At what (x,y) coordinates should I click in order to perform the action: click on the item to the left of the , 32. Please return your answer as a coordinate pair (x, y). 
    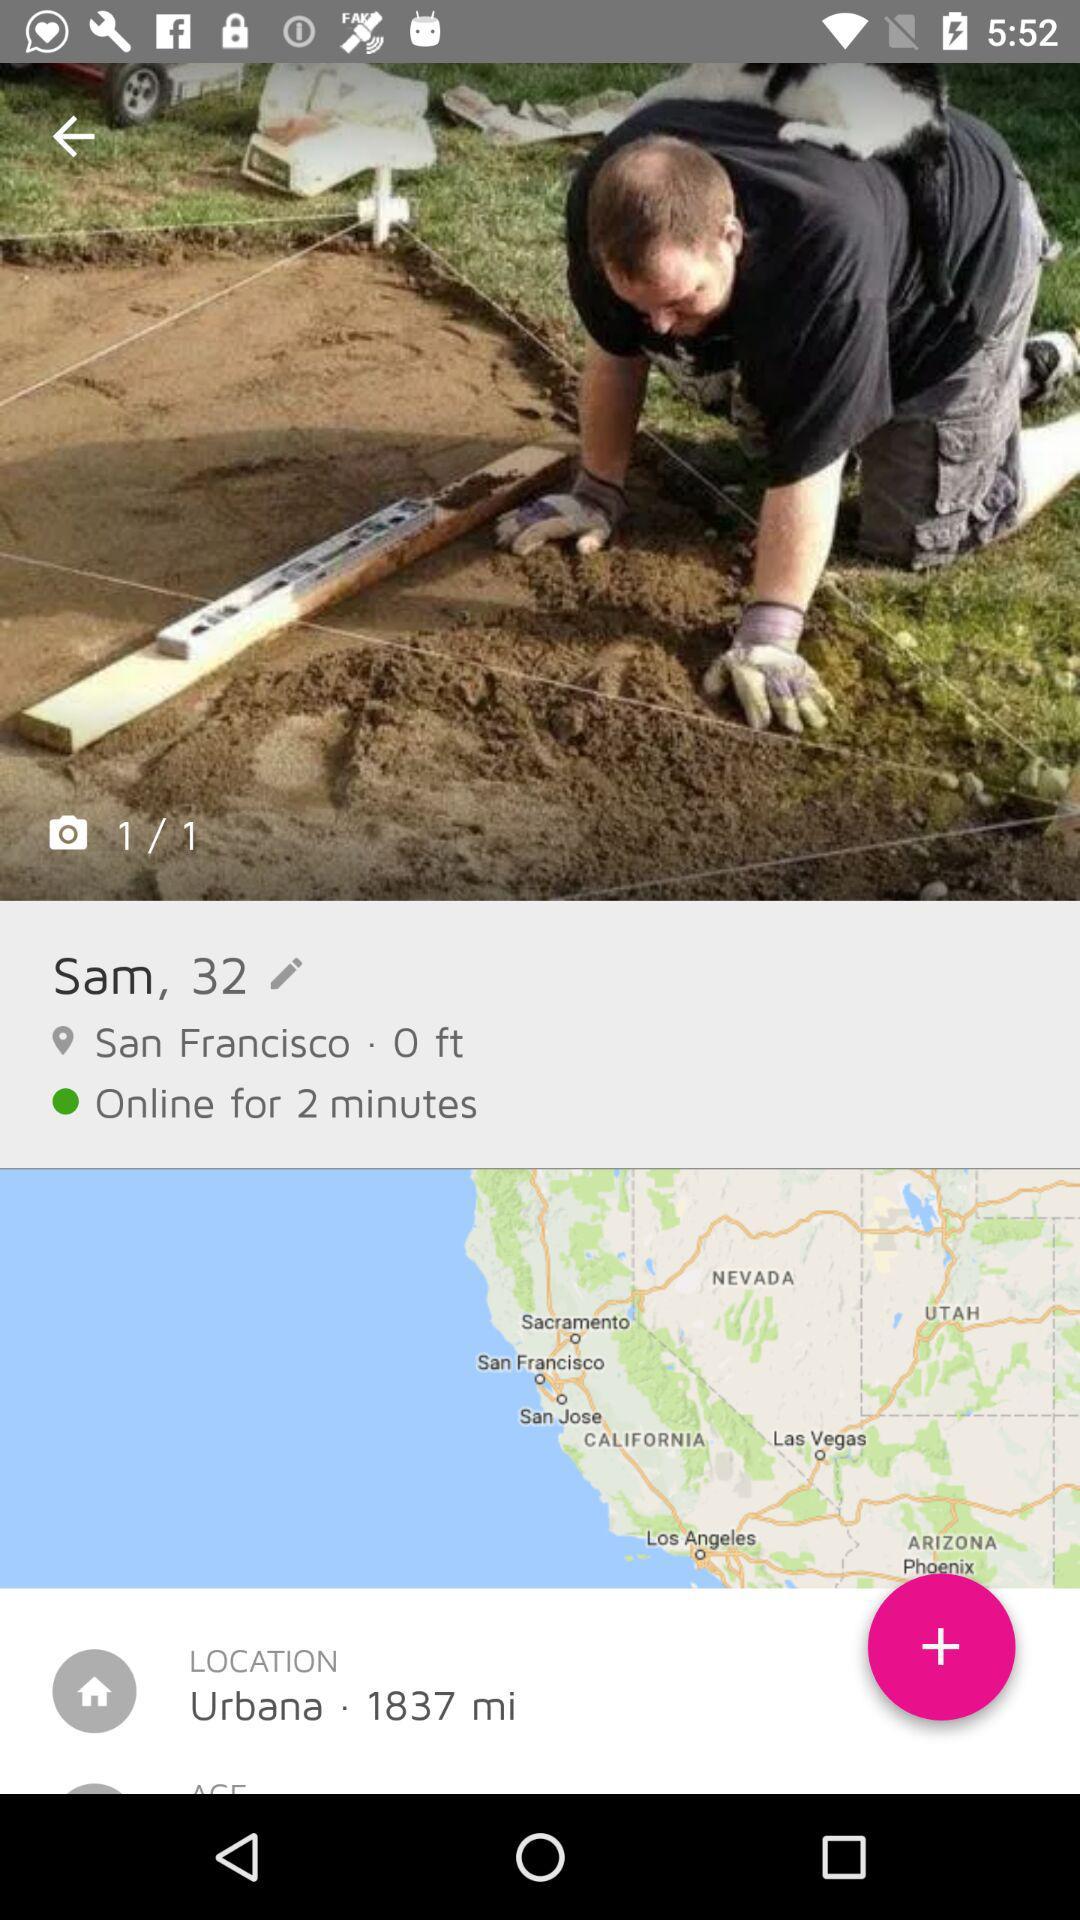
    Looking at the image, I should click on (103, 973).